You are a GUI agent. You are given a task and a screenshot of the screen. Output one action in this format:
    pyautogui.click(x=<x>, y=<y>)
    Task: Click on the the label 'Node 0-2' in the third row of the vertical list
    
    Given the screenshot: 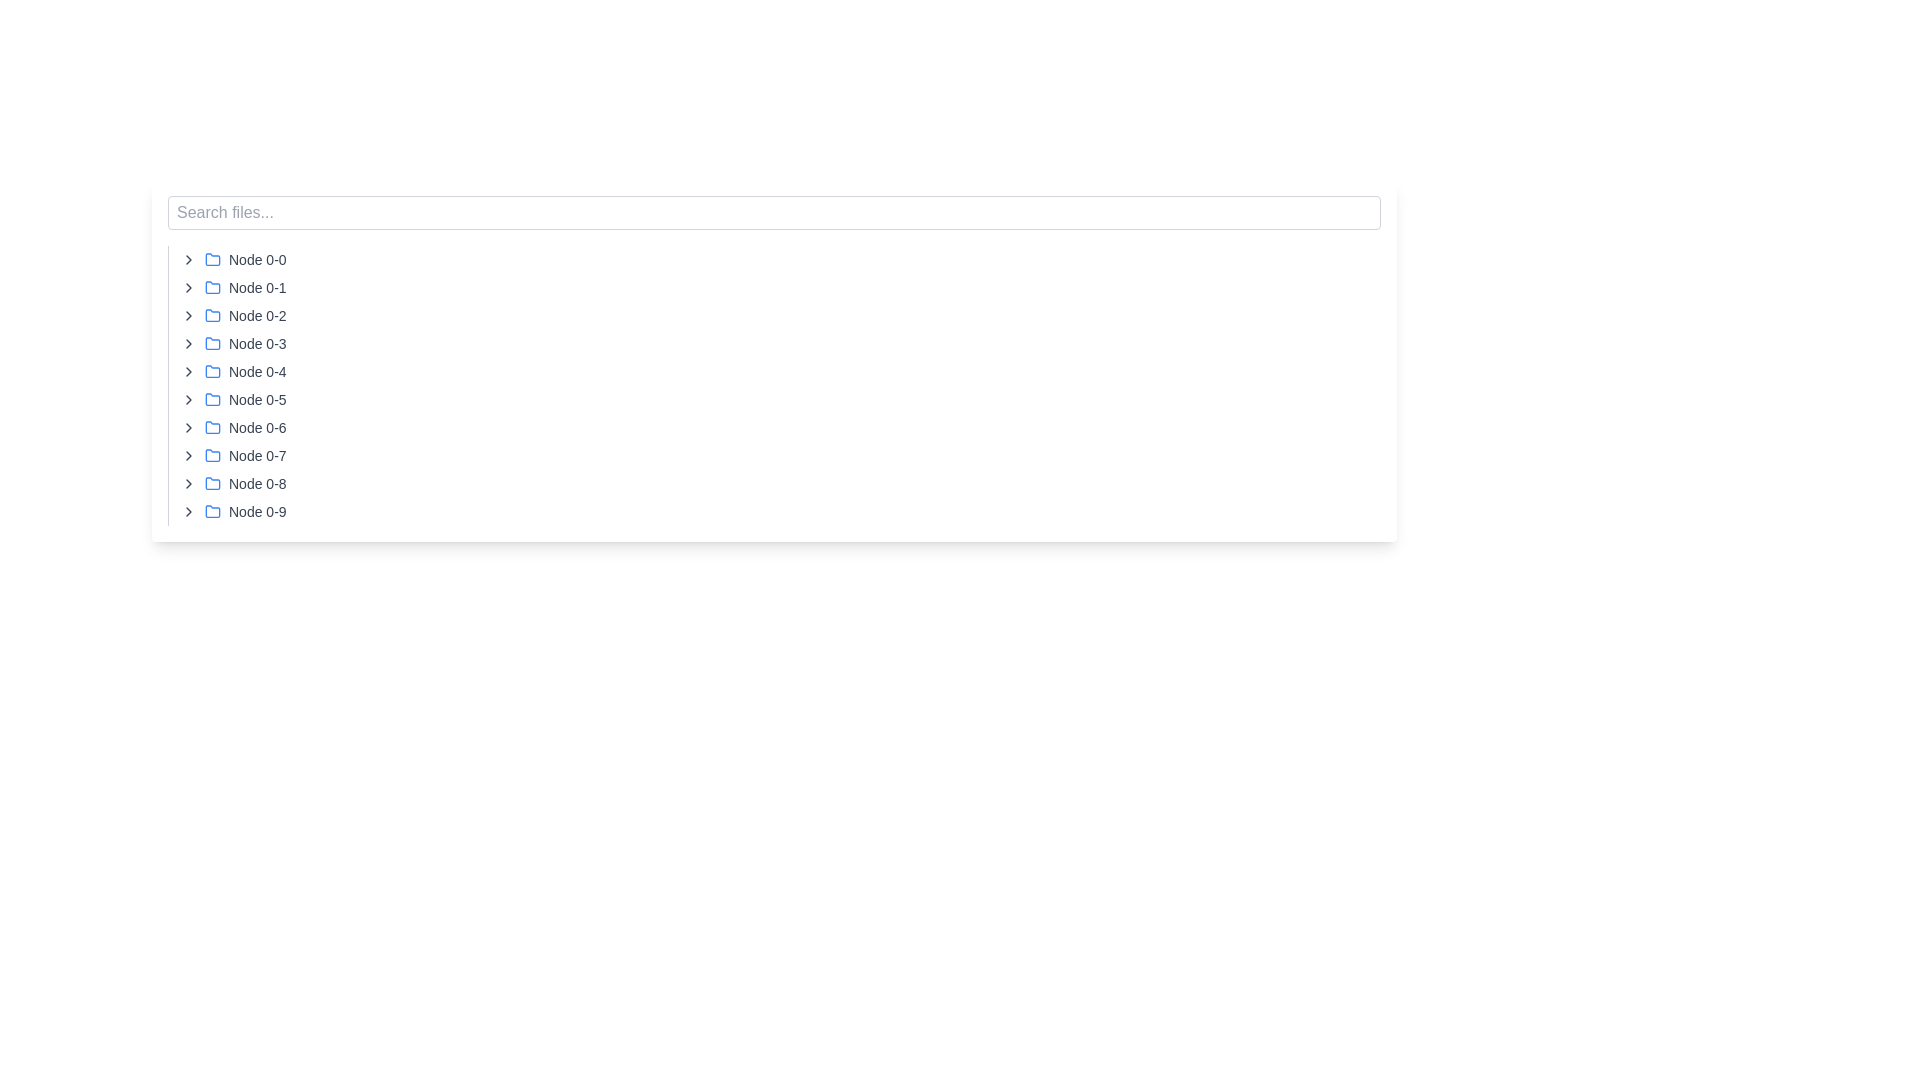 What is the action you would take?
    pyautogui.click(x=256, y=315)
    